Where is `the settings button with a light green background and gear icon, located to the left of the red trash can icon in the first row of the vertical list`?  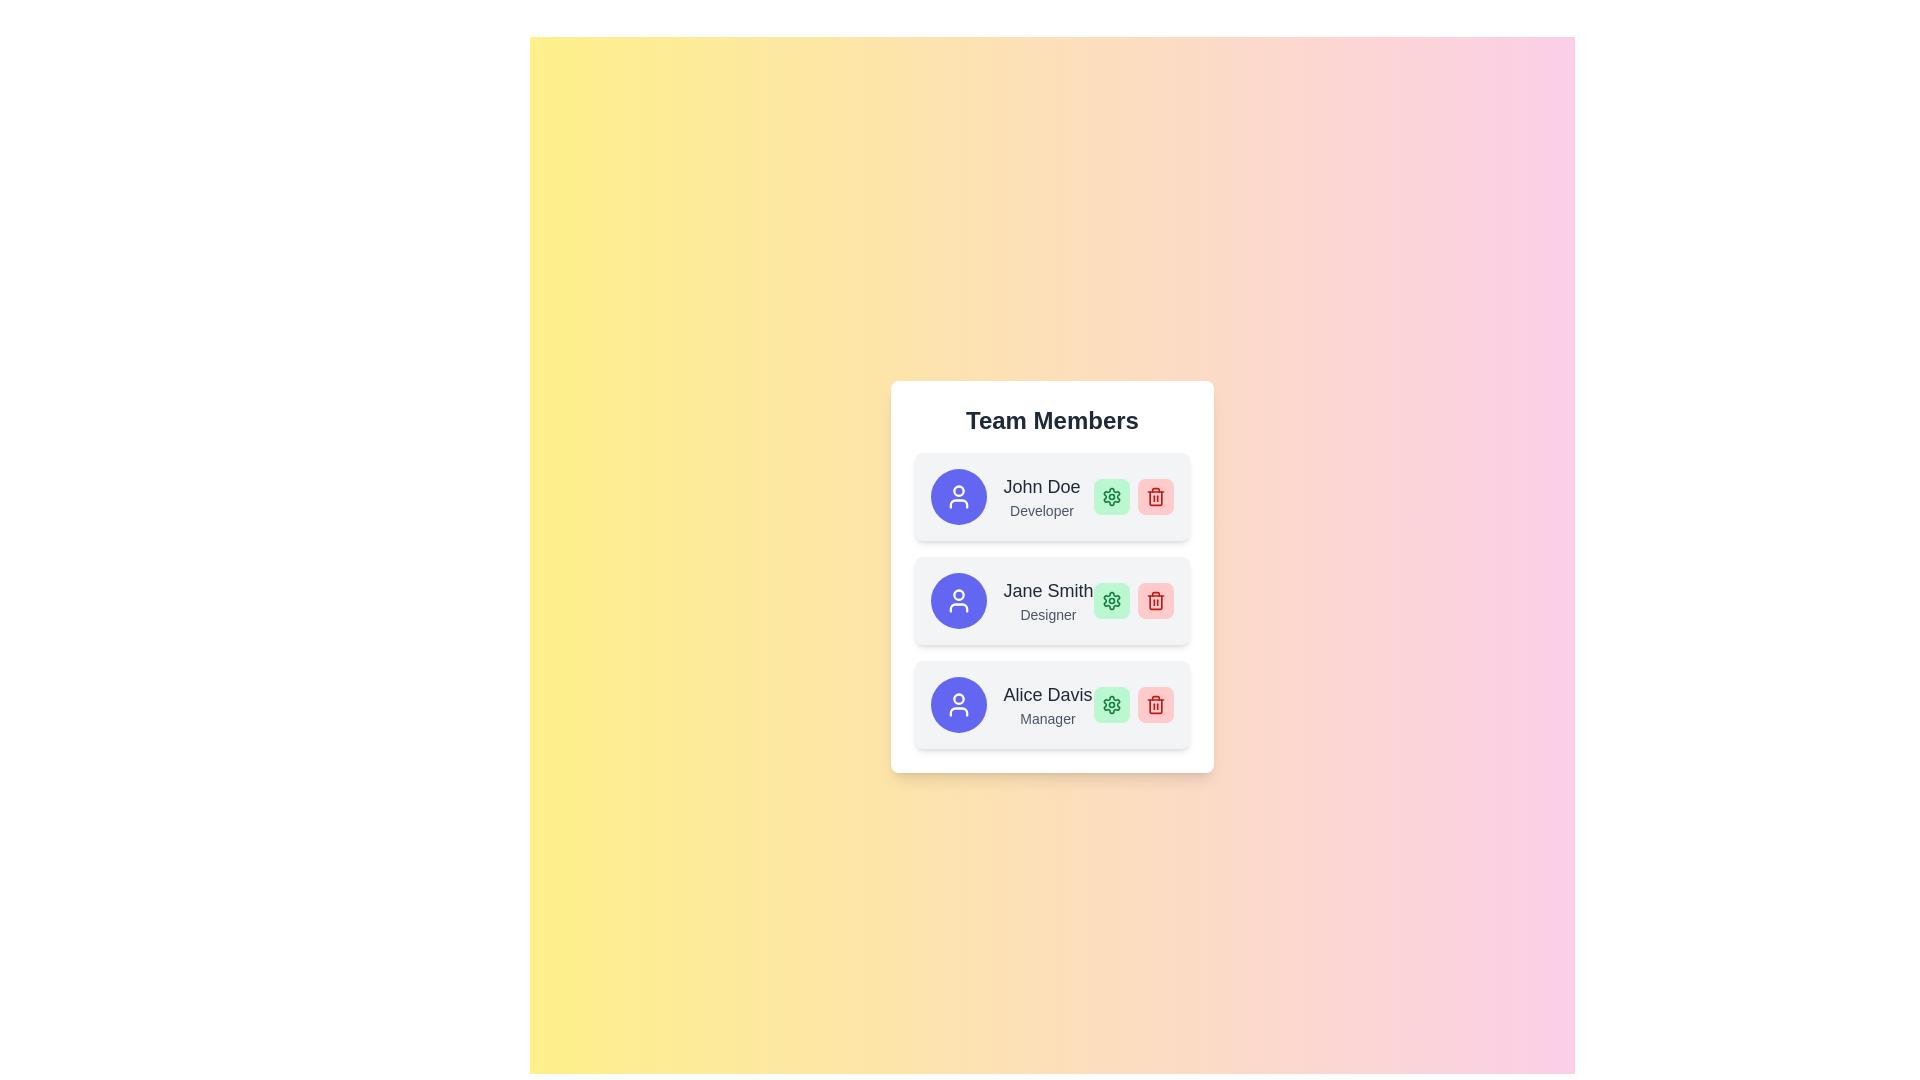
the settings button with a light green background and gear icon, located to the left of the red trash can icon in the first row of the vertical list is located at coordinates (1110, 496).